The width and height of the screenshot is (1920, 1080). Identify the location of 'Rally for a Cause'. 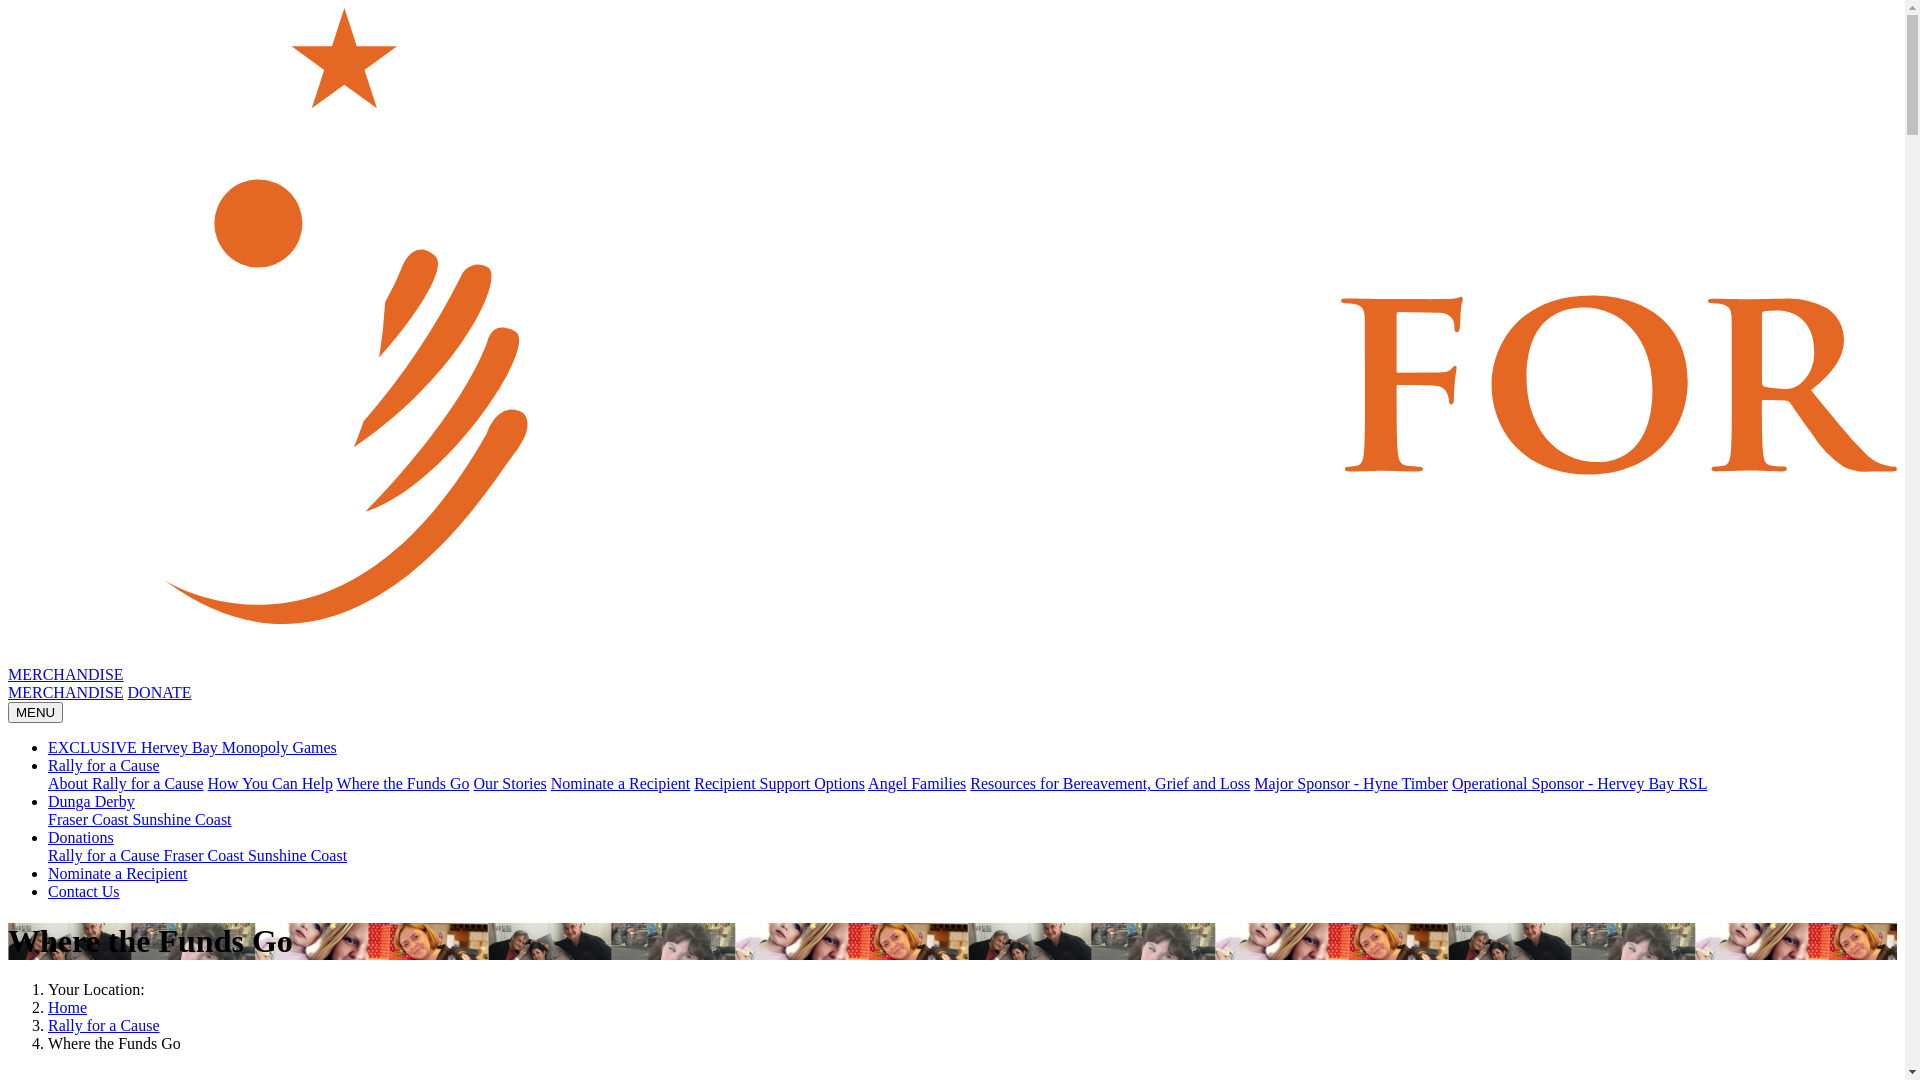
(104, 855).